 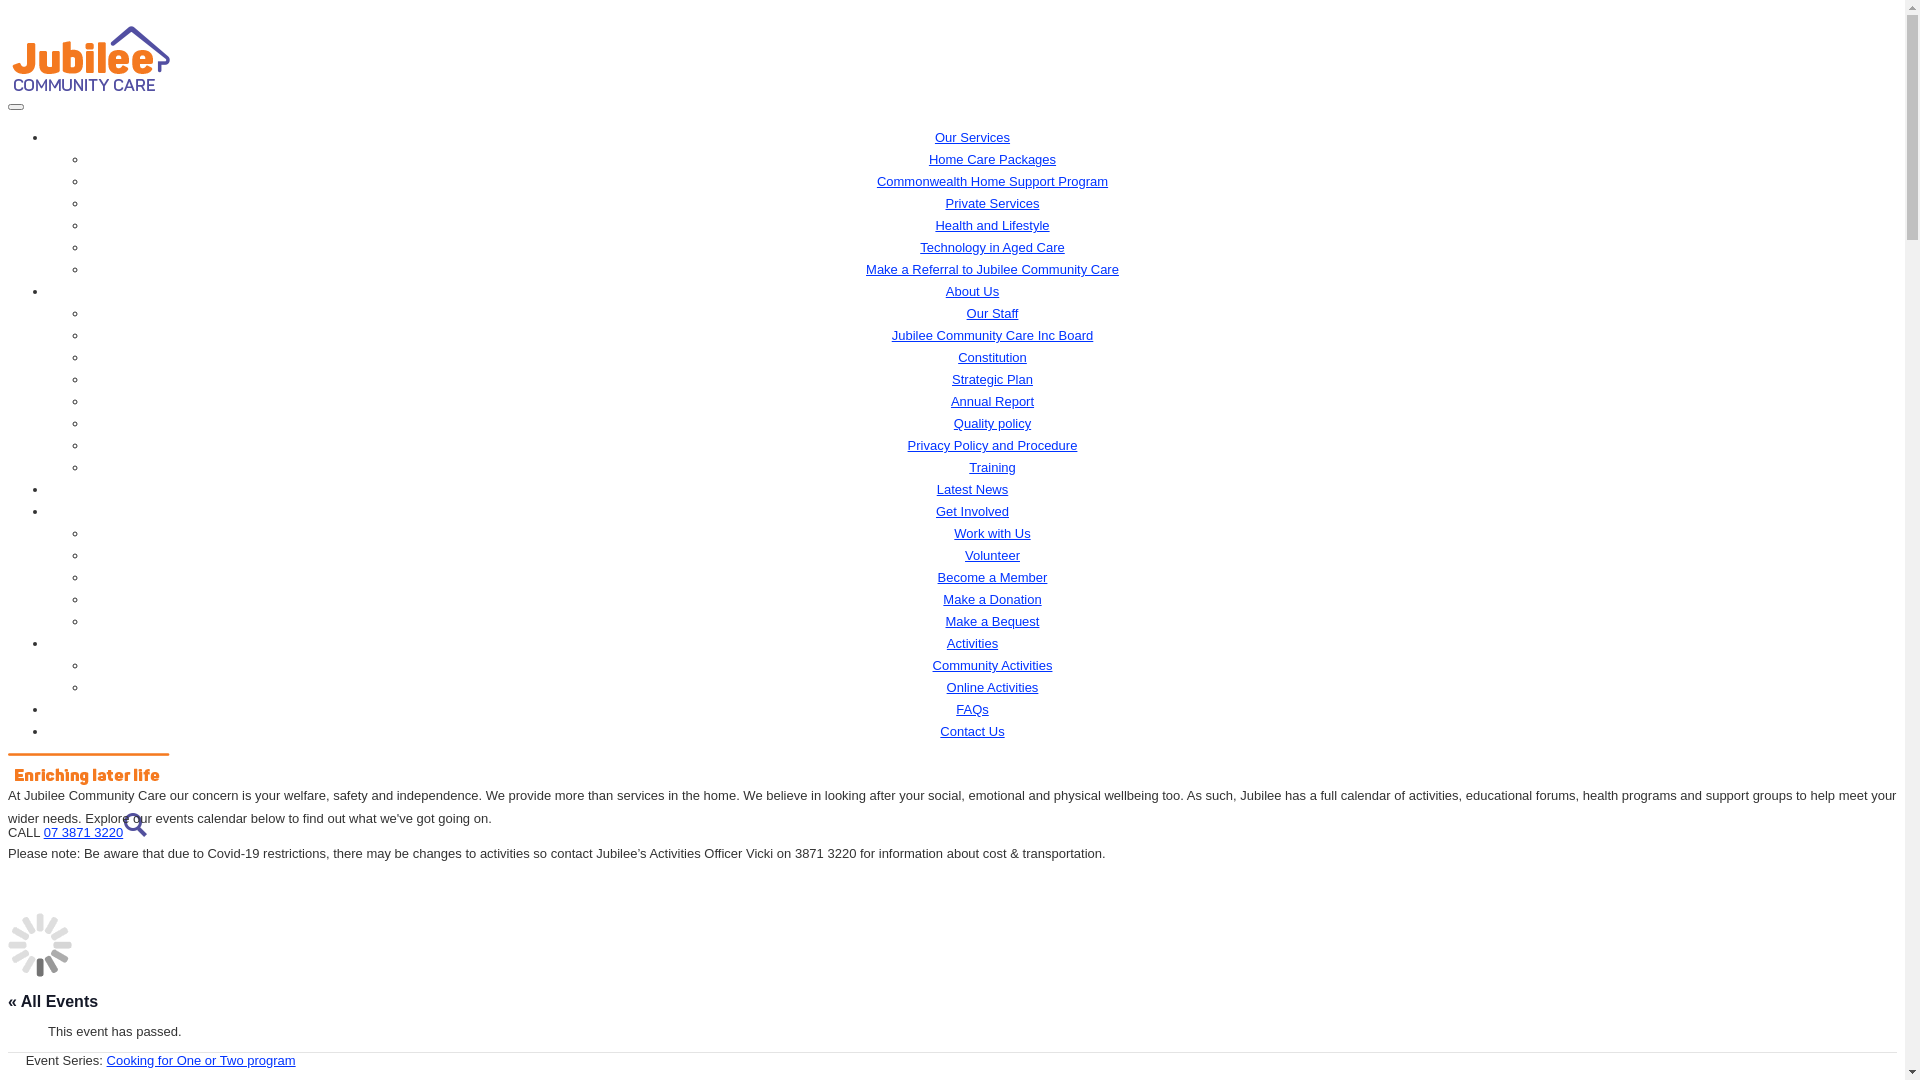 What do you see at coordinates (15, 107) in the screenshot?
I see `'Toggle navigation'` at bounding box center [15, 107].